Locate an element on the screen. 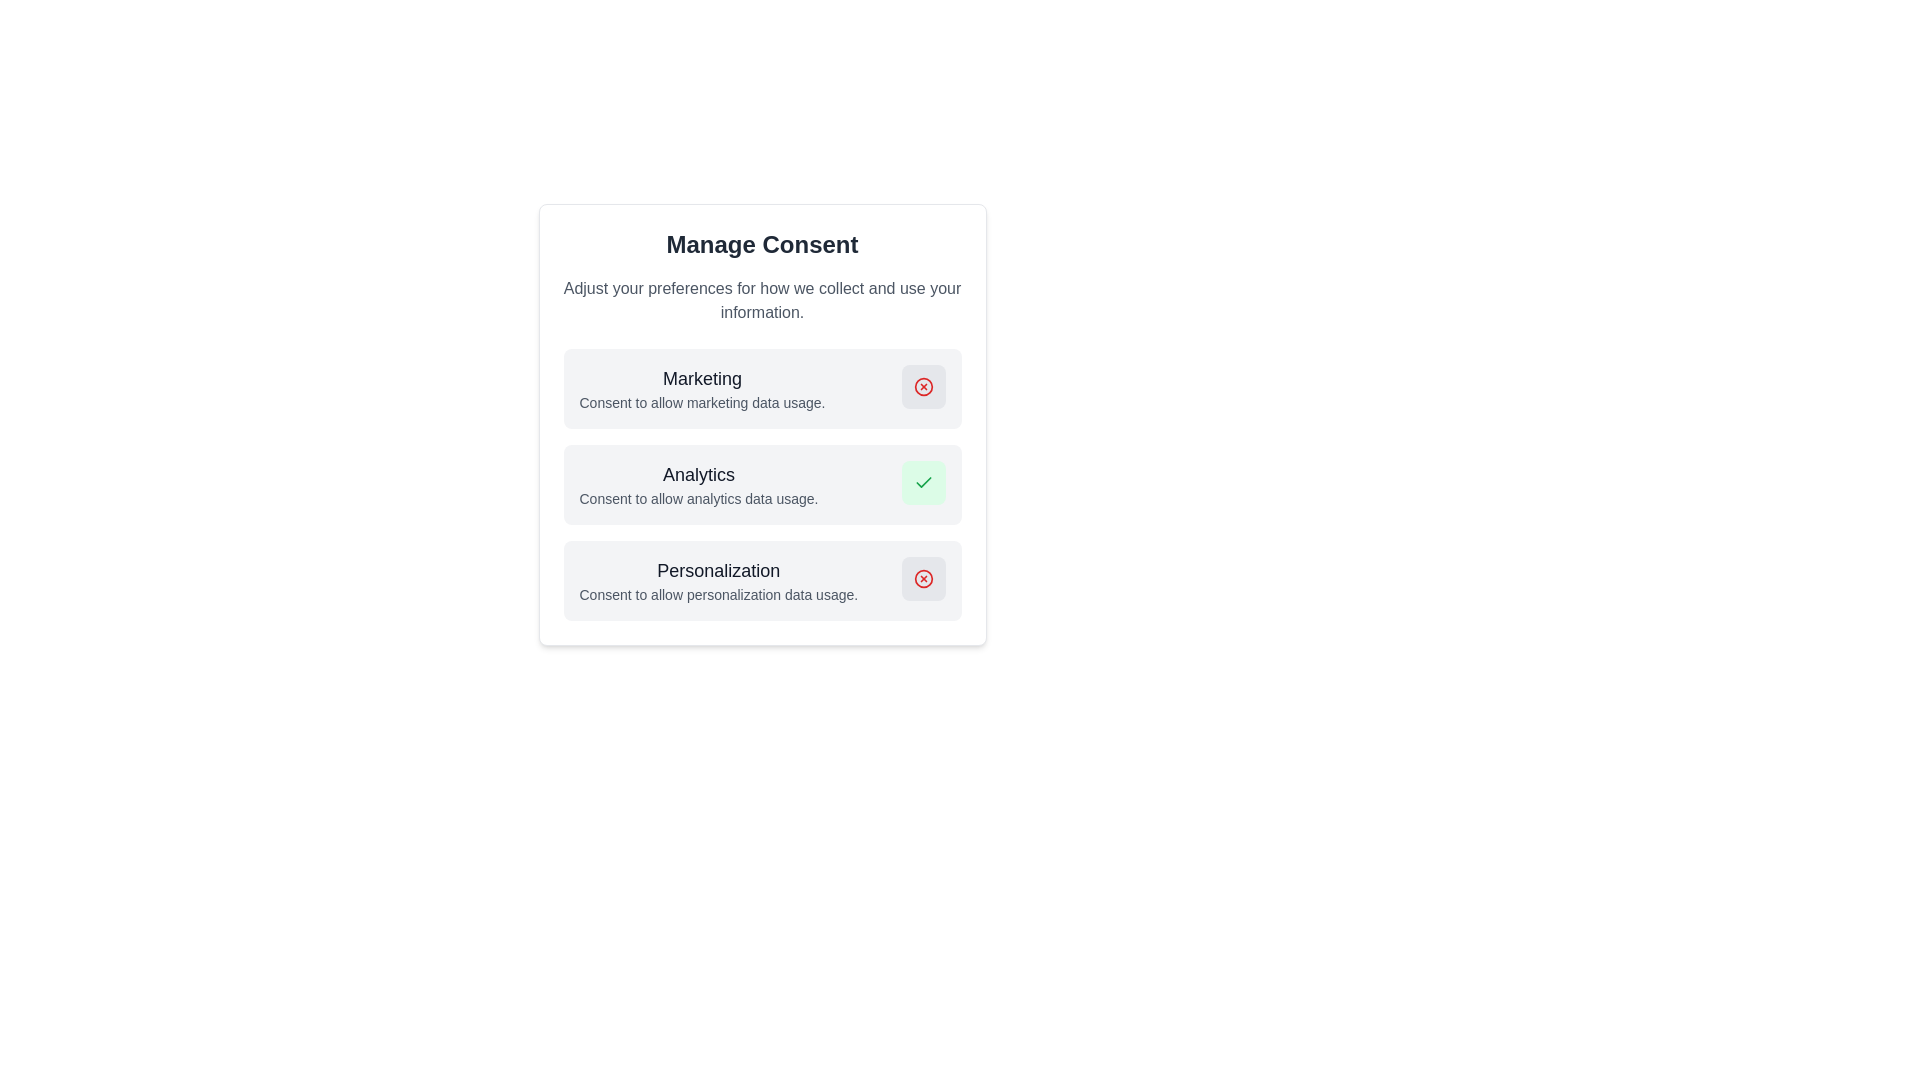  text label providing additional context related to the 'Analytics' preference, located below the 'Analytics' title is located at coordinates (698, 497).